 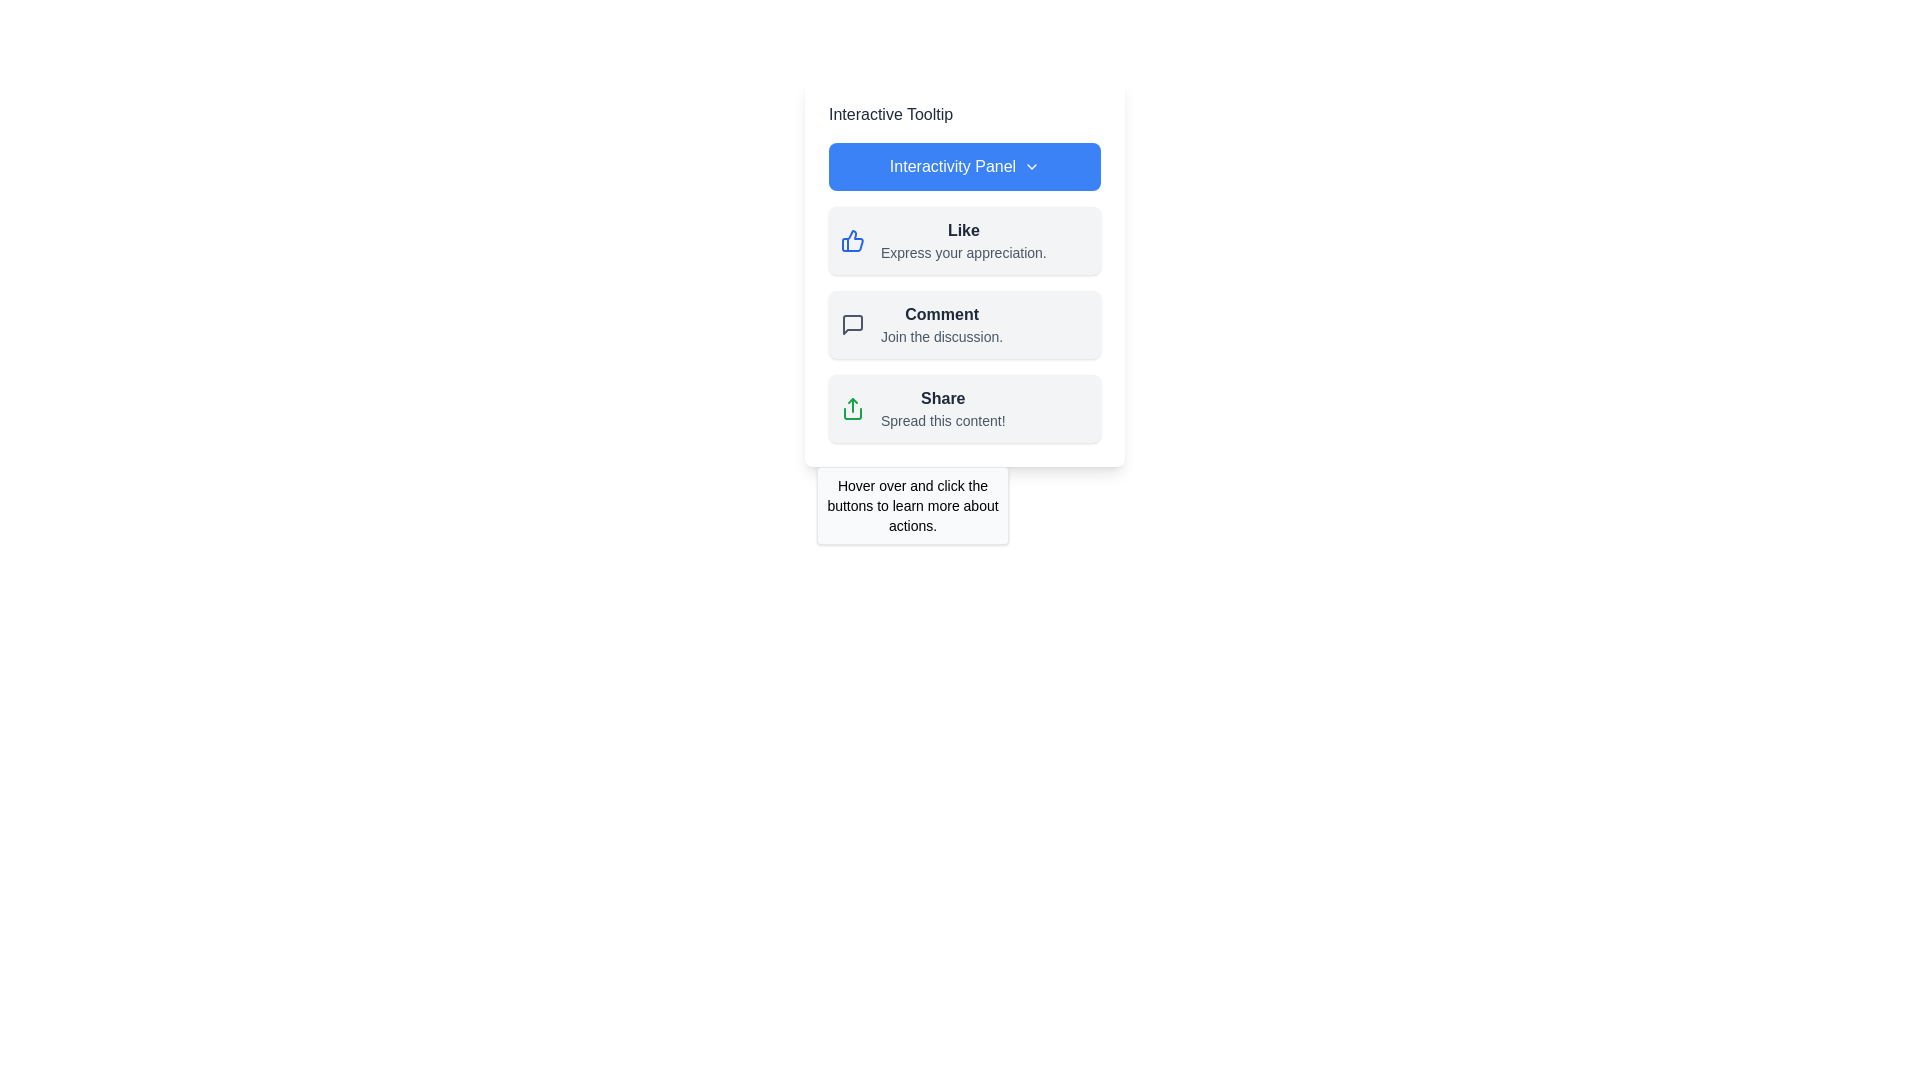 I want to click on the downward arrow icon on the right side of the blue button labeled 'Interactivity Panel', so click(x=1032, y=165).